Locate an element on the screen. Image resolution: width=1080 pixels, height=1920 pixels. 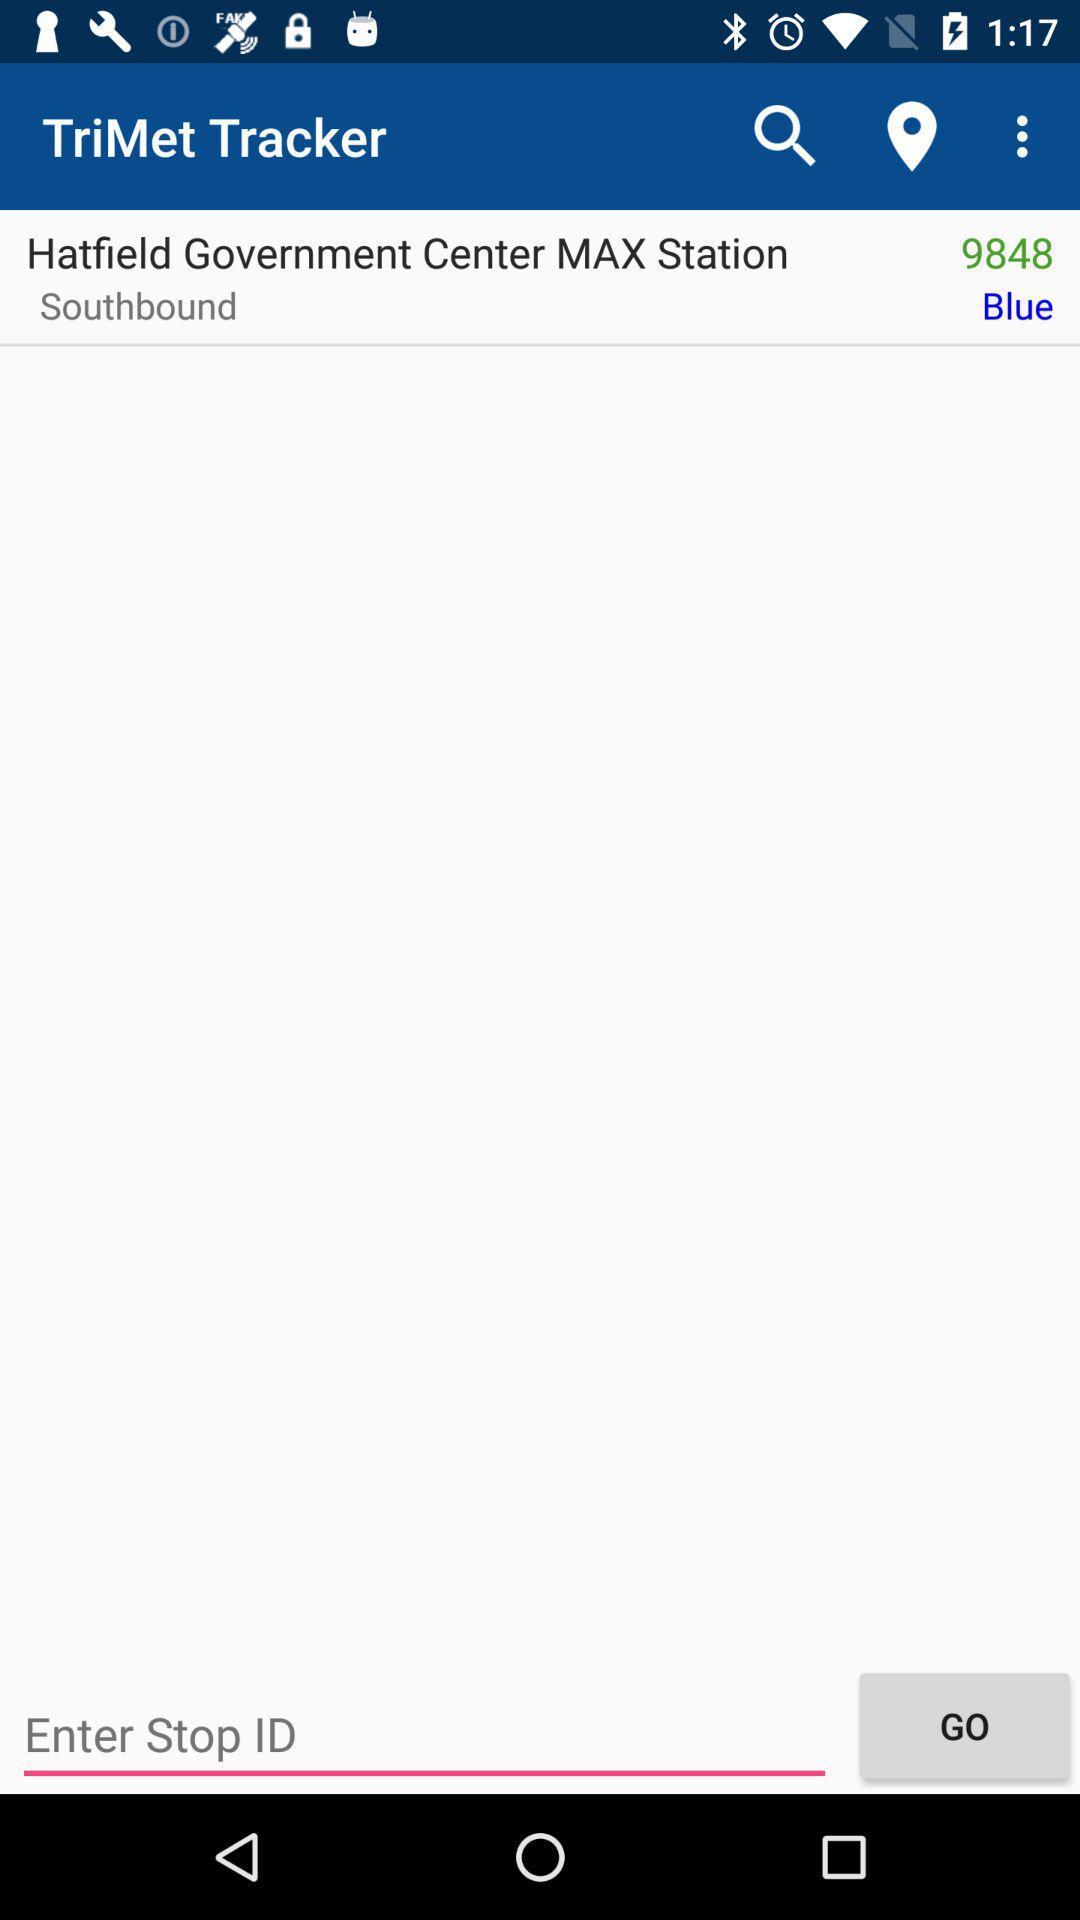
the item above the blue icon is located at coordinates (1007, 244).